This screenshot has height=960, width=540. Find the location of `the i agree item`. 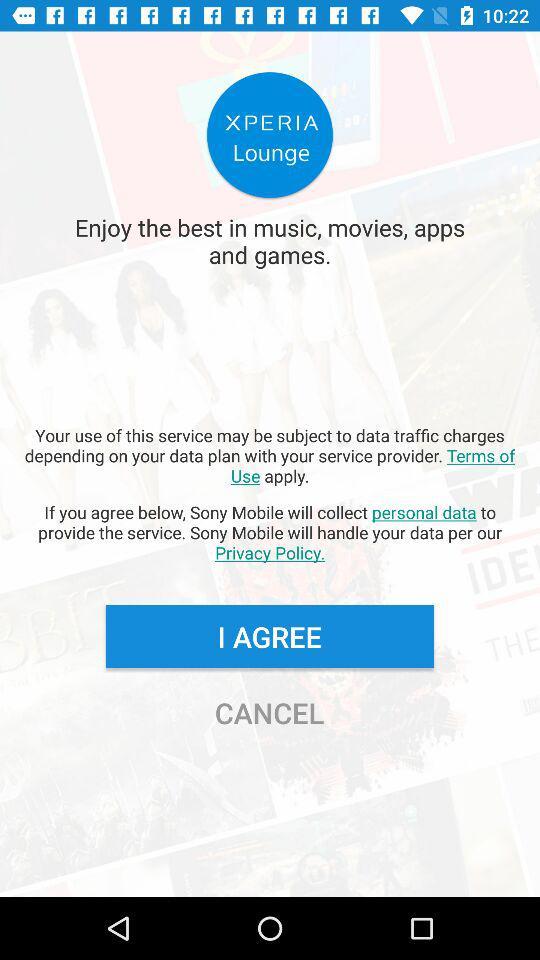

the i agree item is located at coordinates (269, 635).